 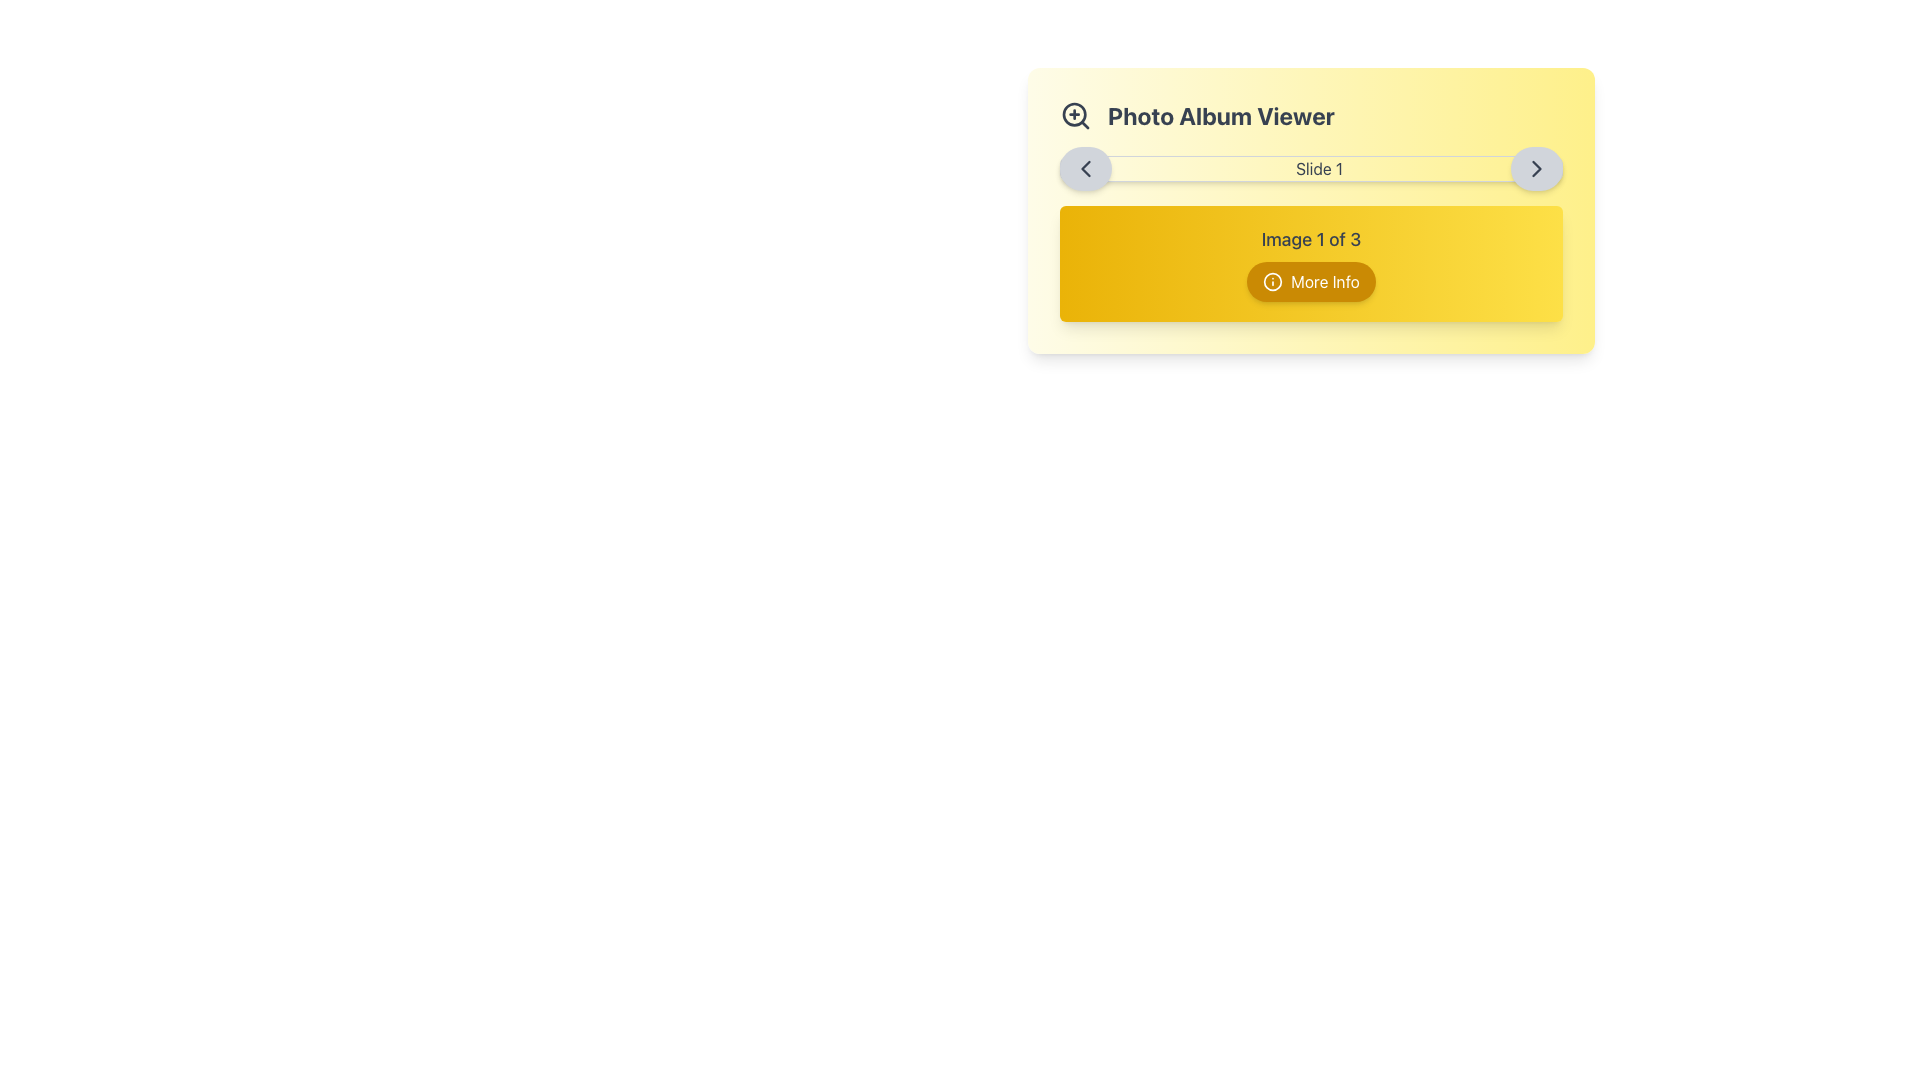 What do you see at coordinates (1311, 281) in the screenshot?
I see `the interactive button located in the panel with a gradient yellow background, positioned below the text 'Image 1 of 3'` at bounding box center [1311, 281].